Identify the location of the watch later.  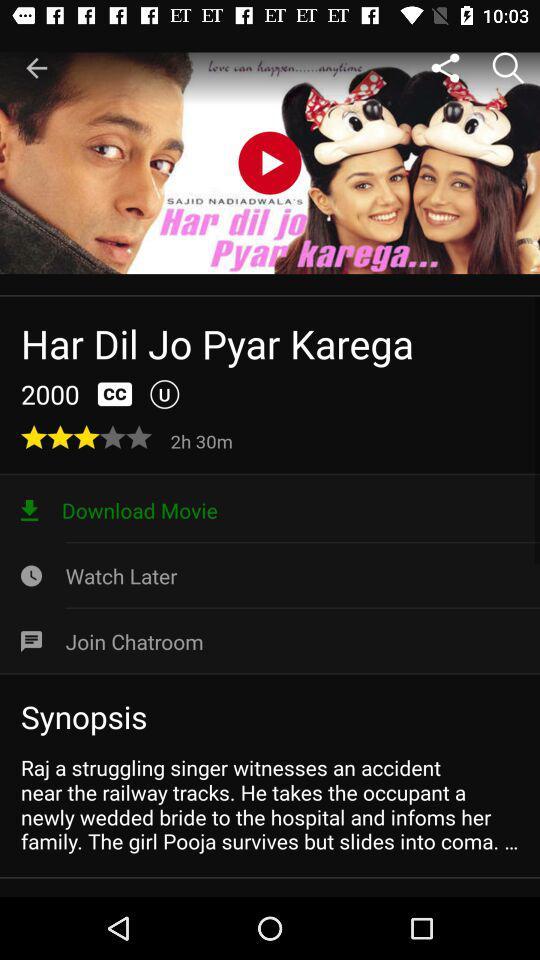
(270, 576).